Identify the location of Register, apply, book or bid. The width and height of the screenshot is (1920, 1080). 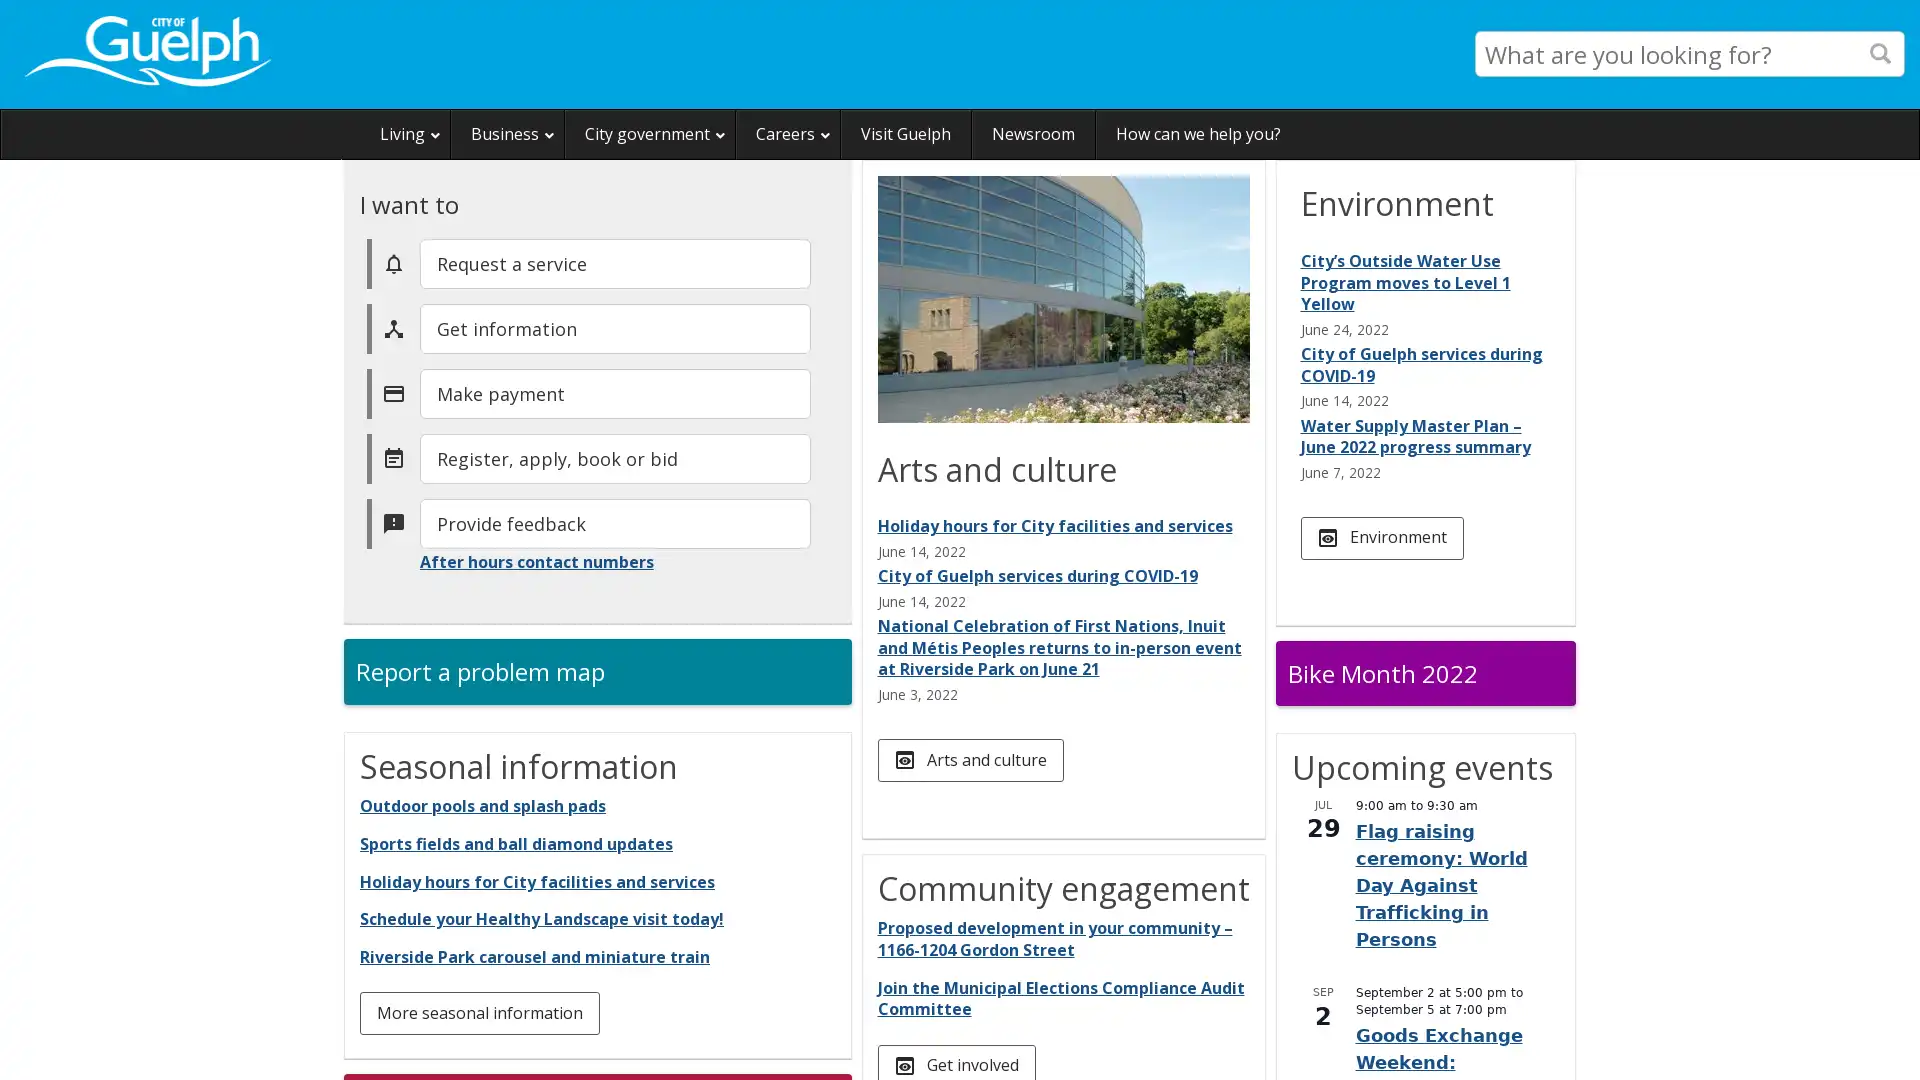
(613, 458).